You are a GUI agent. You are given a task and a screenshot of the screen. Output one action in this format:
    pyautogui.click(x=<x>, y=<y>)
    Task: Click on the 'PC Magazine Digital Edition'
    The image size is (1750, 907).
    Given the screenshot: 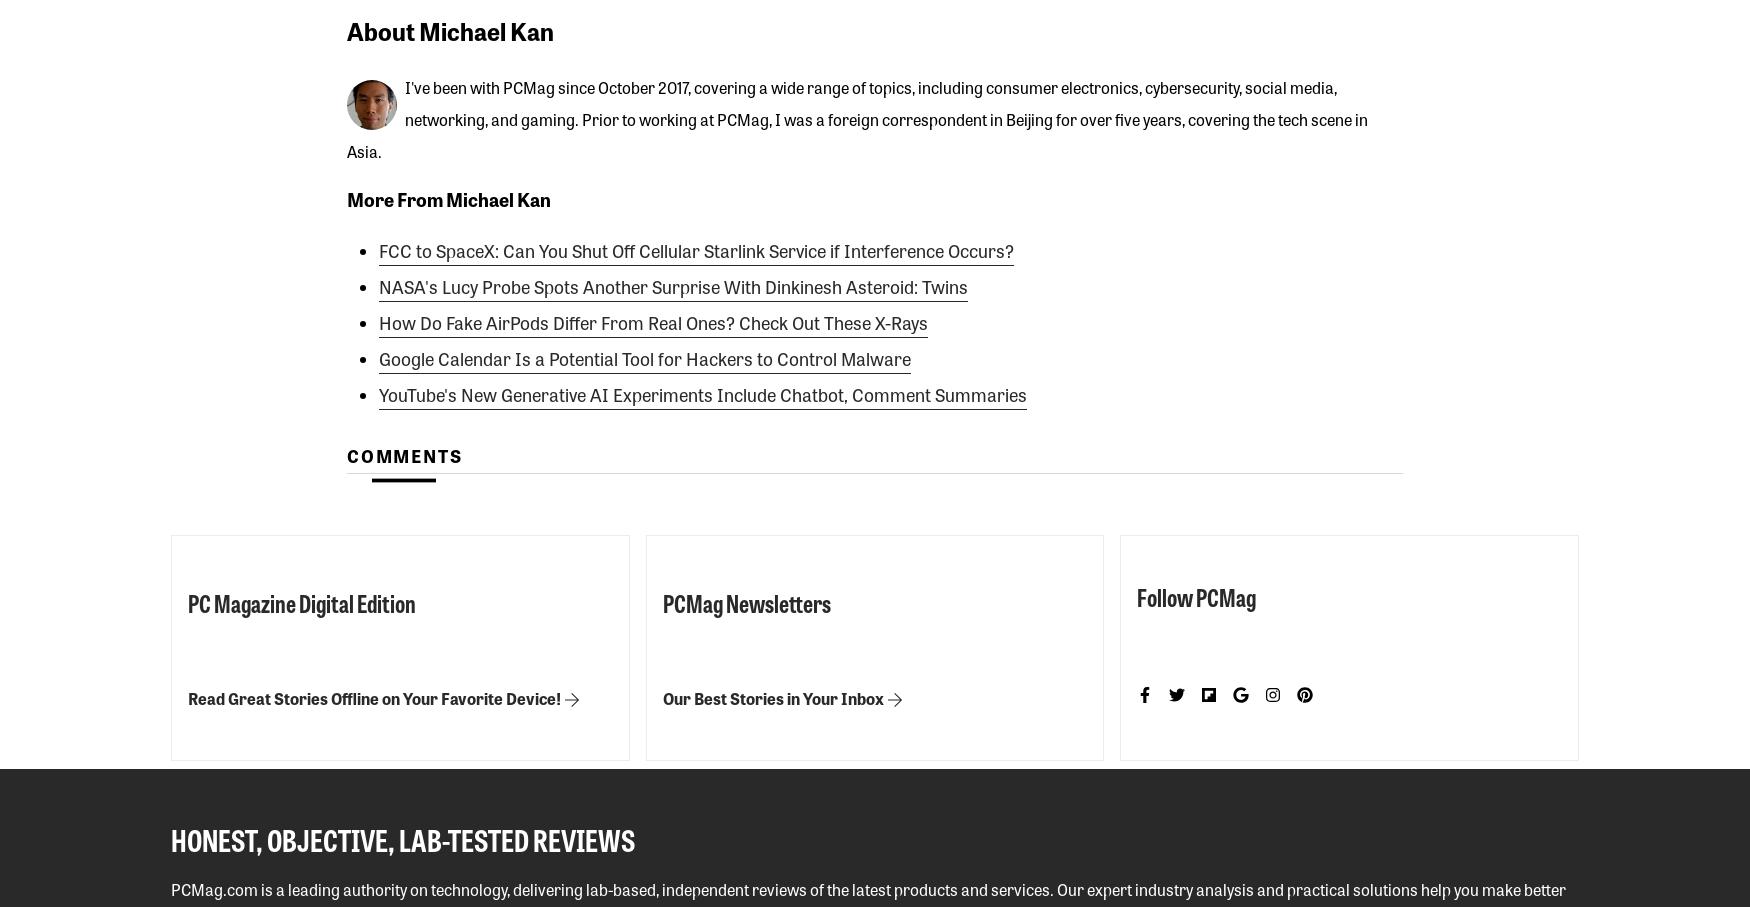 What is the action you would take?
    pyautogui.click(x=186, y=600)
    